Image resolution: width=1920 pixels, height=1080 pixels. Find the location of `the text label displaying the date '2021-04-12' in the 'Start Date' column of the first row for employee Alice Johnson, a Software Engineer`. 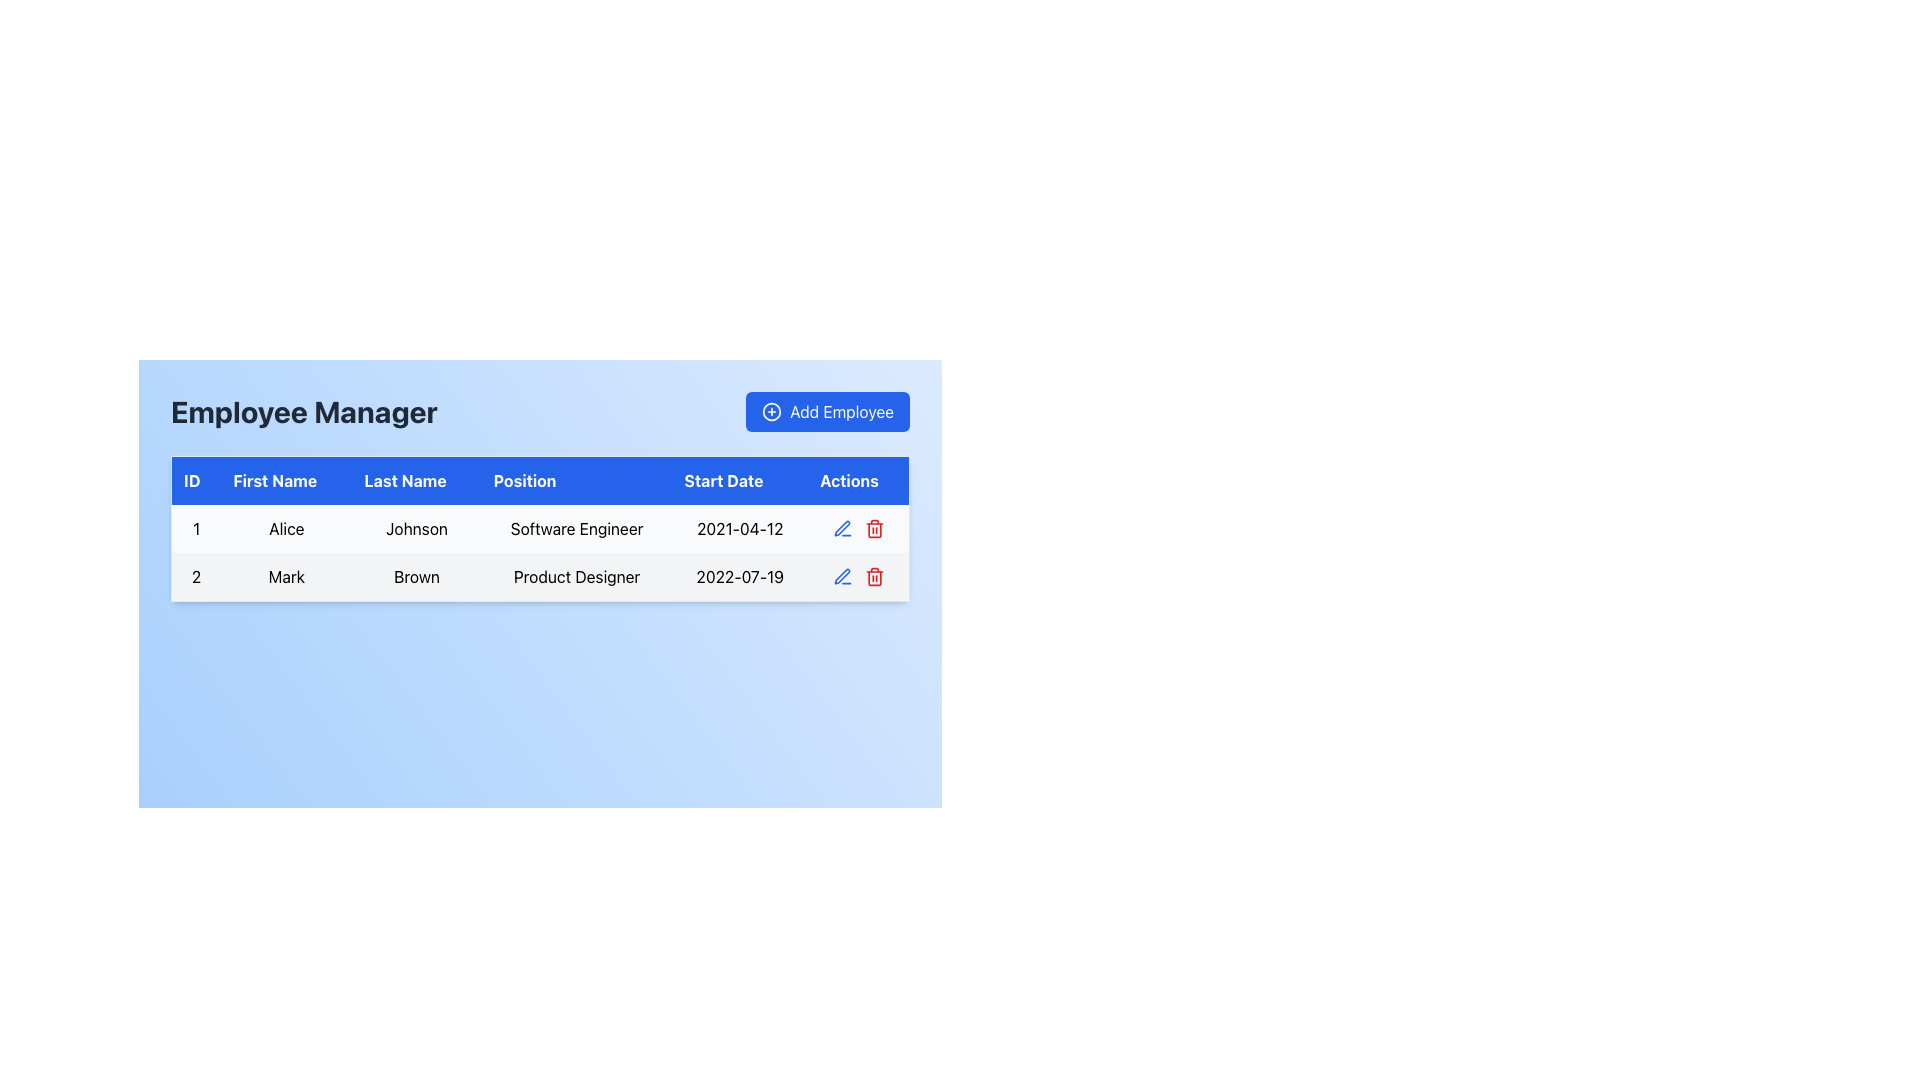

the text label displaying the date '2021-04-12' in the 'Start Date' column of the first row for employee Alice Johnson, a Software Engineer is located at coordinates (739, 527).